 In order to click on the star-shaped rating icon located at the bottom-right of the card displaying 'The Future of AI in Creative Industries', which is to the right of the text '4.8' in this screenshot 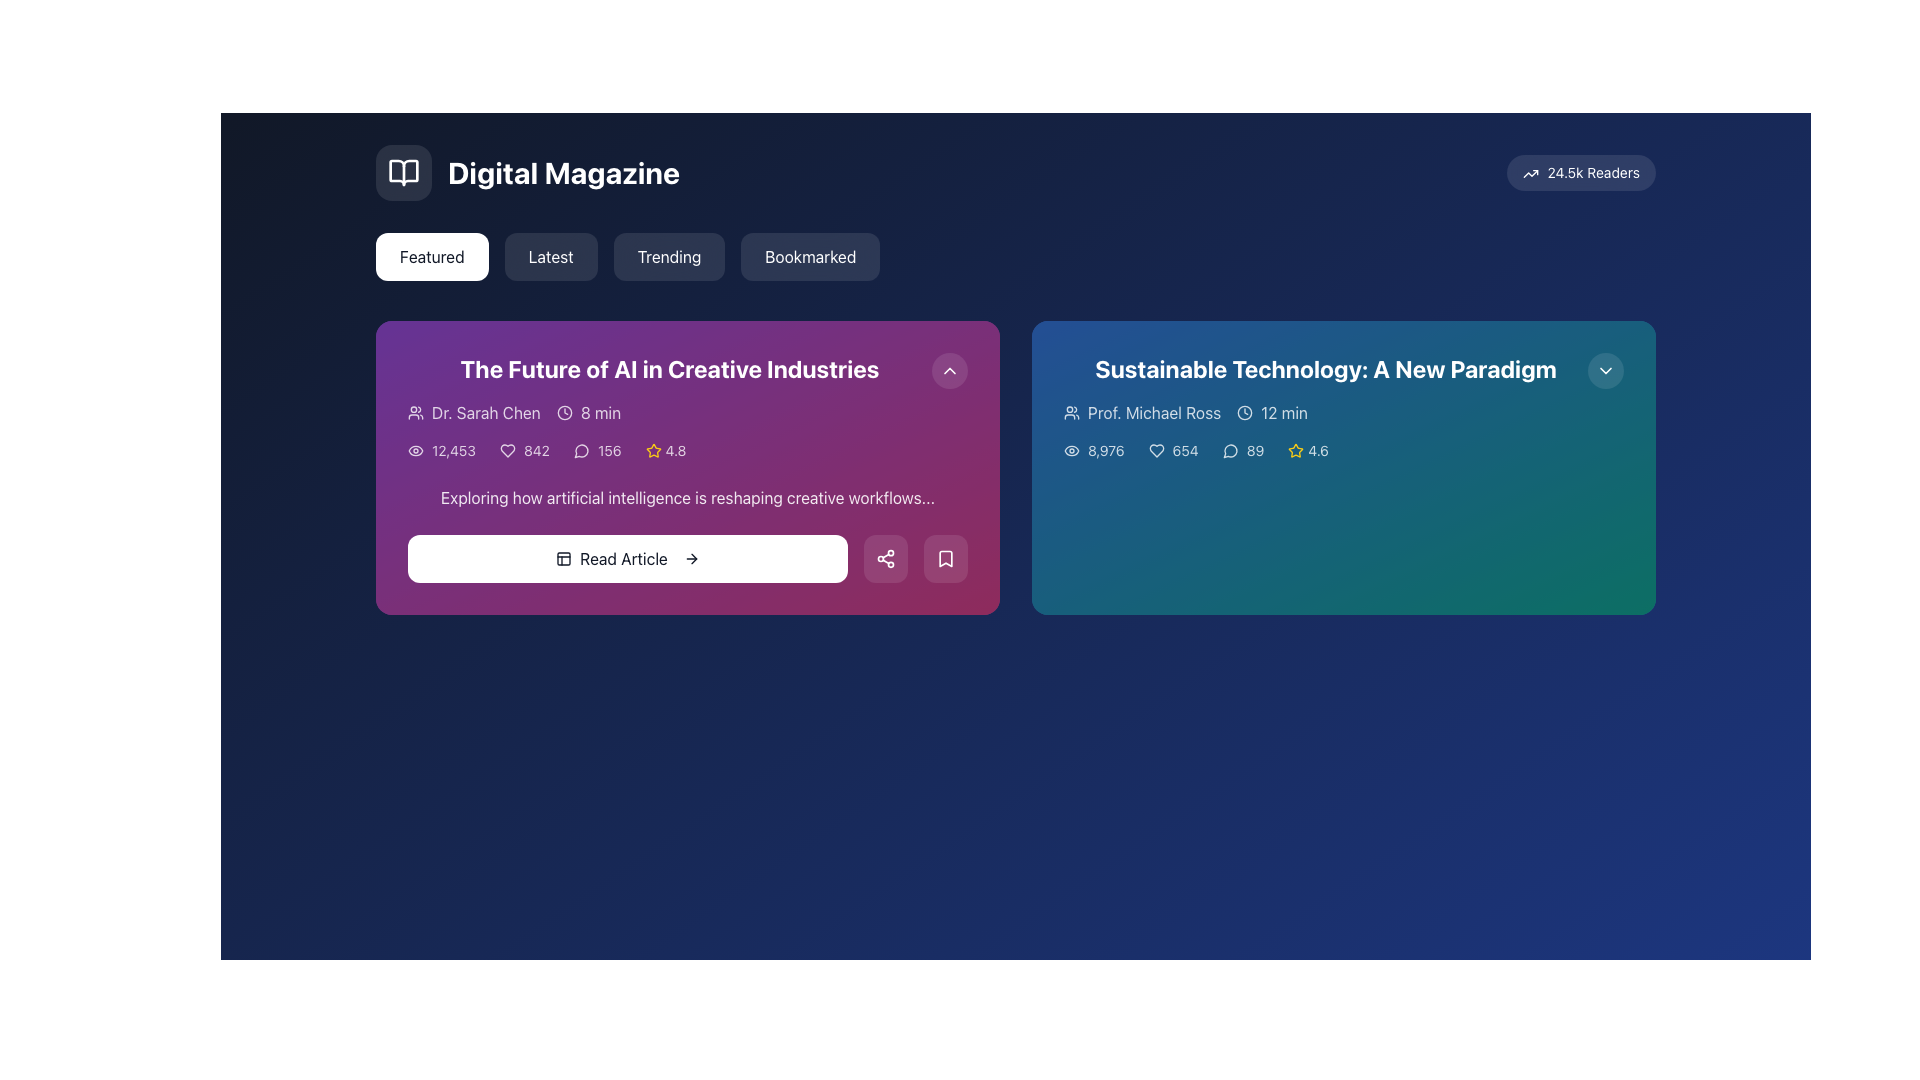, I will do `click(653, 451)`.